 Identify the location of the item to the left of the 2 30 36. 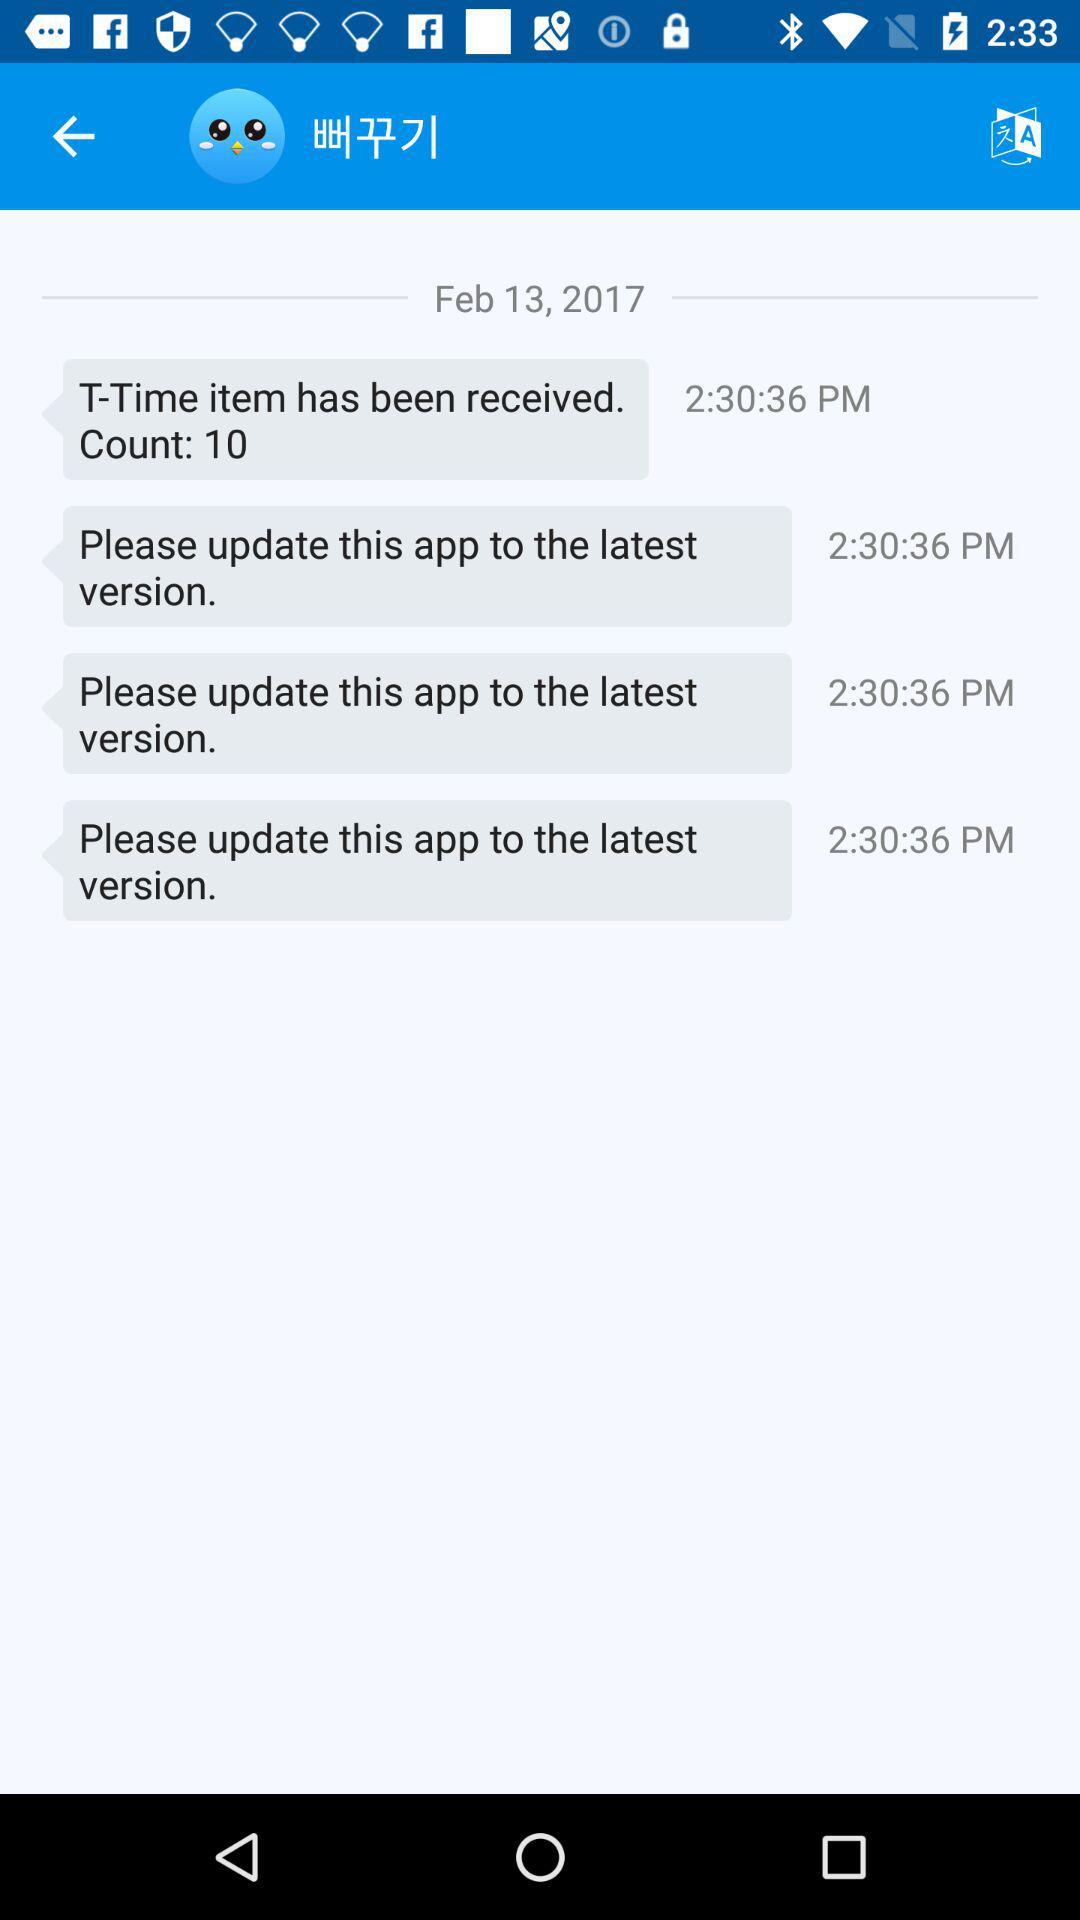
(344, 418).